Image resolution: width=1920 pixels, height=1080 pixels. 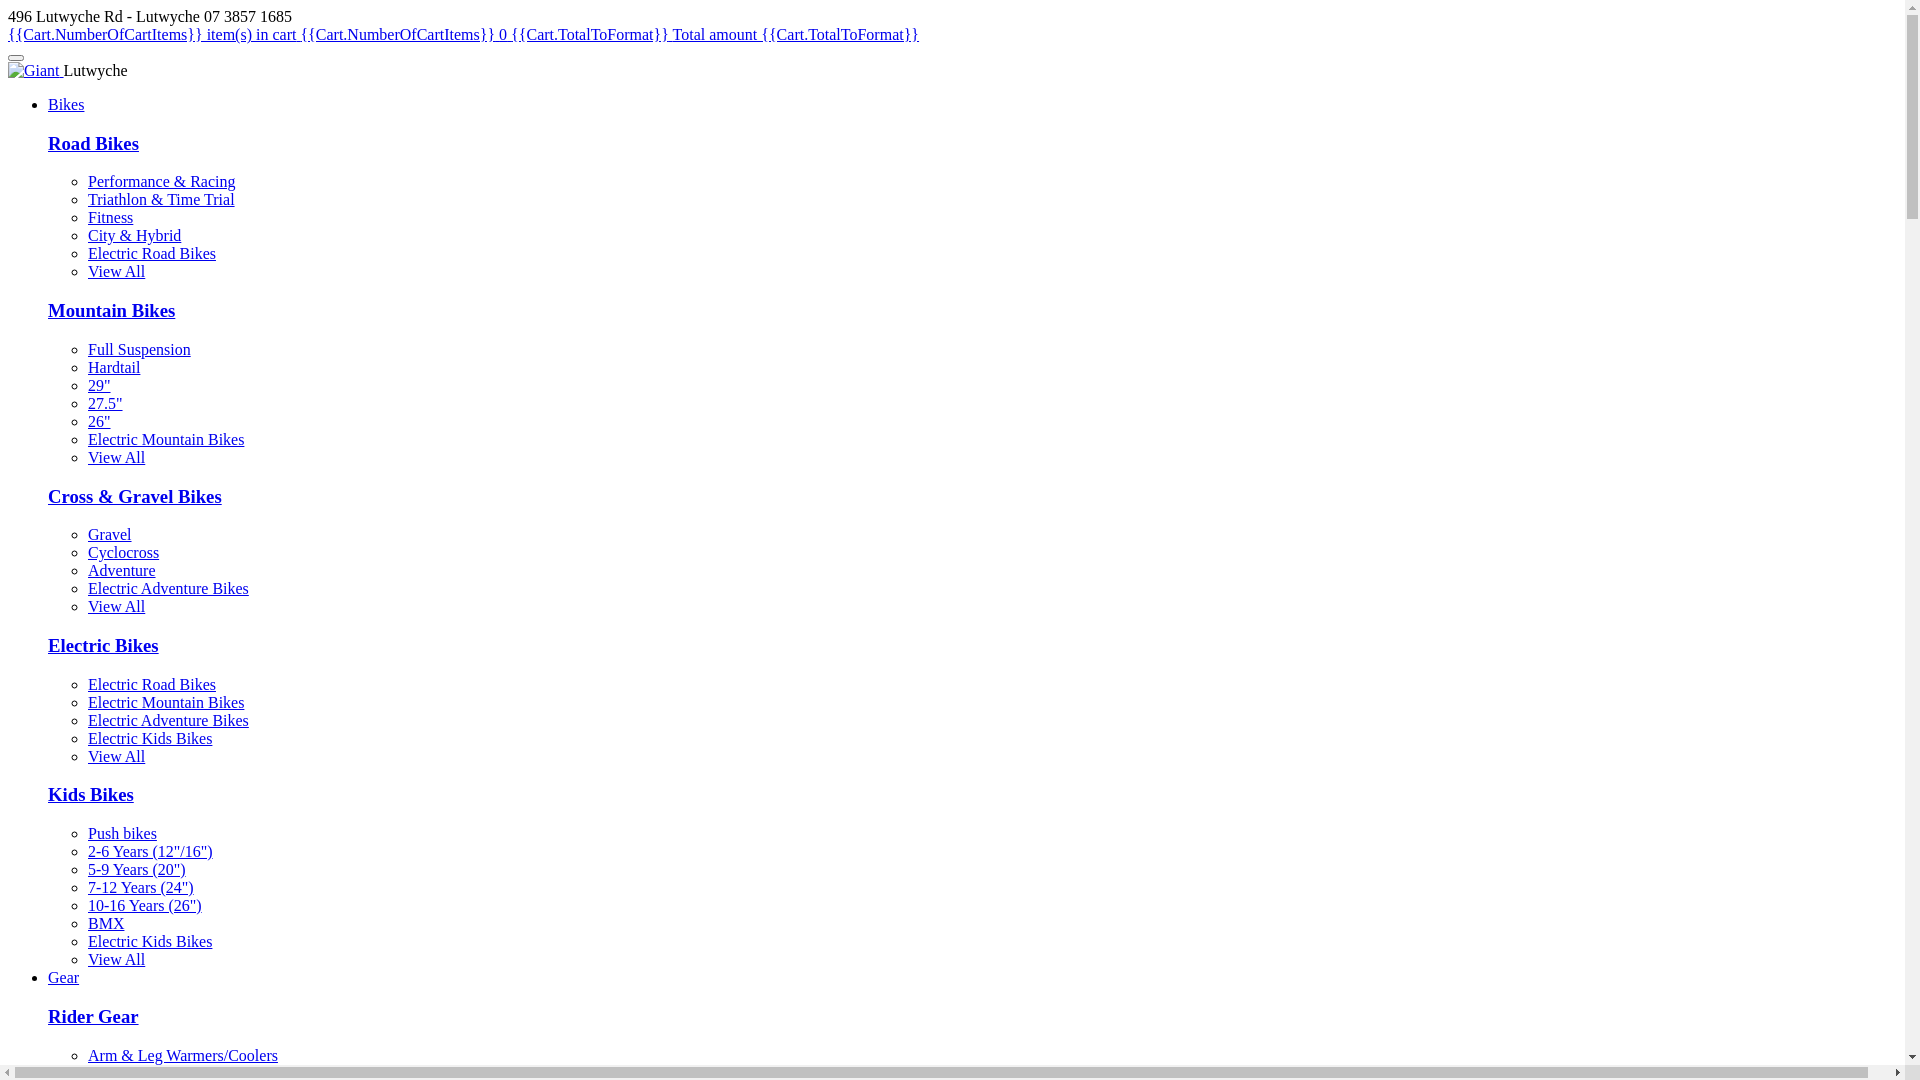 What do you see at coordinates (136, 868) in the screenshot?
I see `'5-9 Years (20")'` at bounding box center [136, 868].